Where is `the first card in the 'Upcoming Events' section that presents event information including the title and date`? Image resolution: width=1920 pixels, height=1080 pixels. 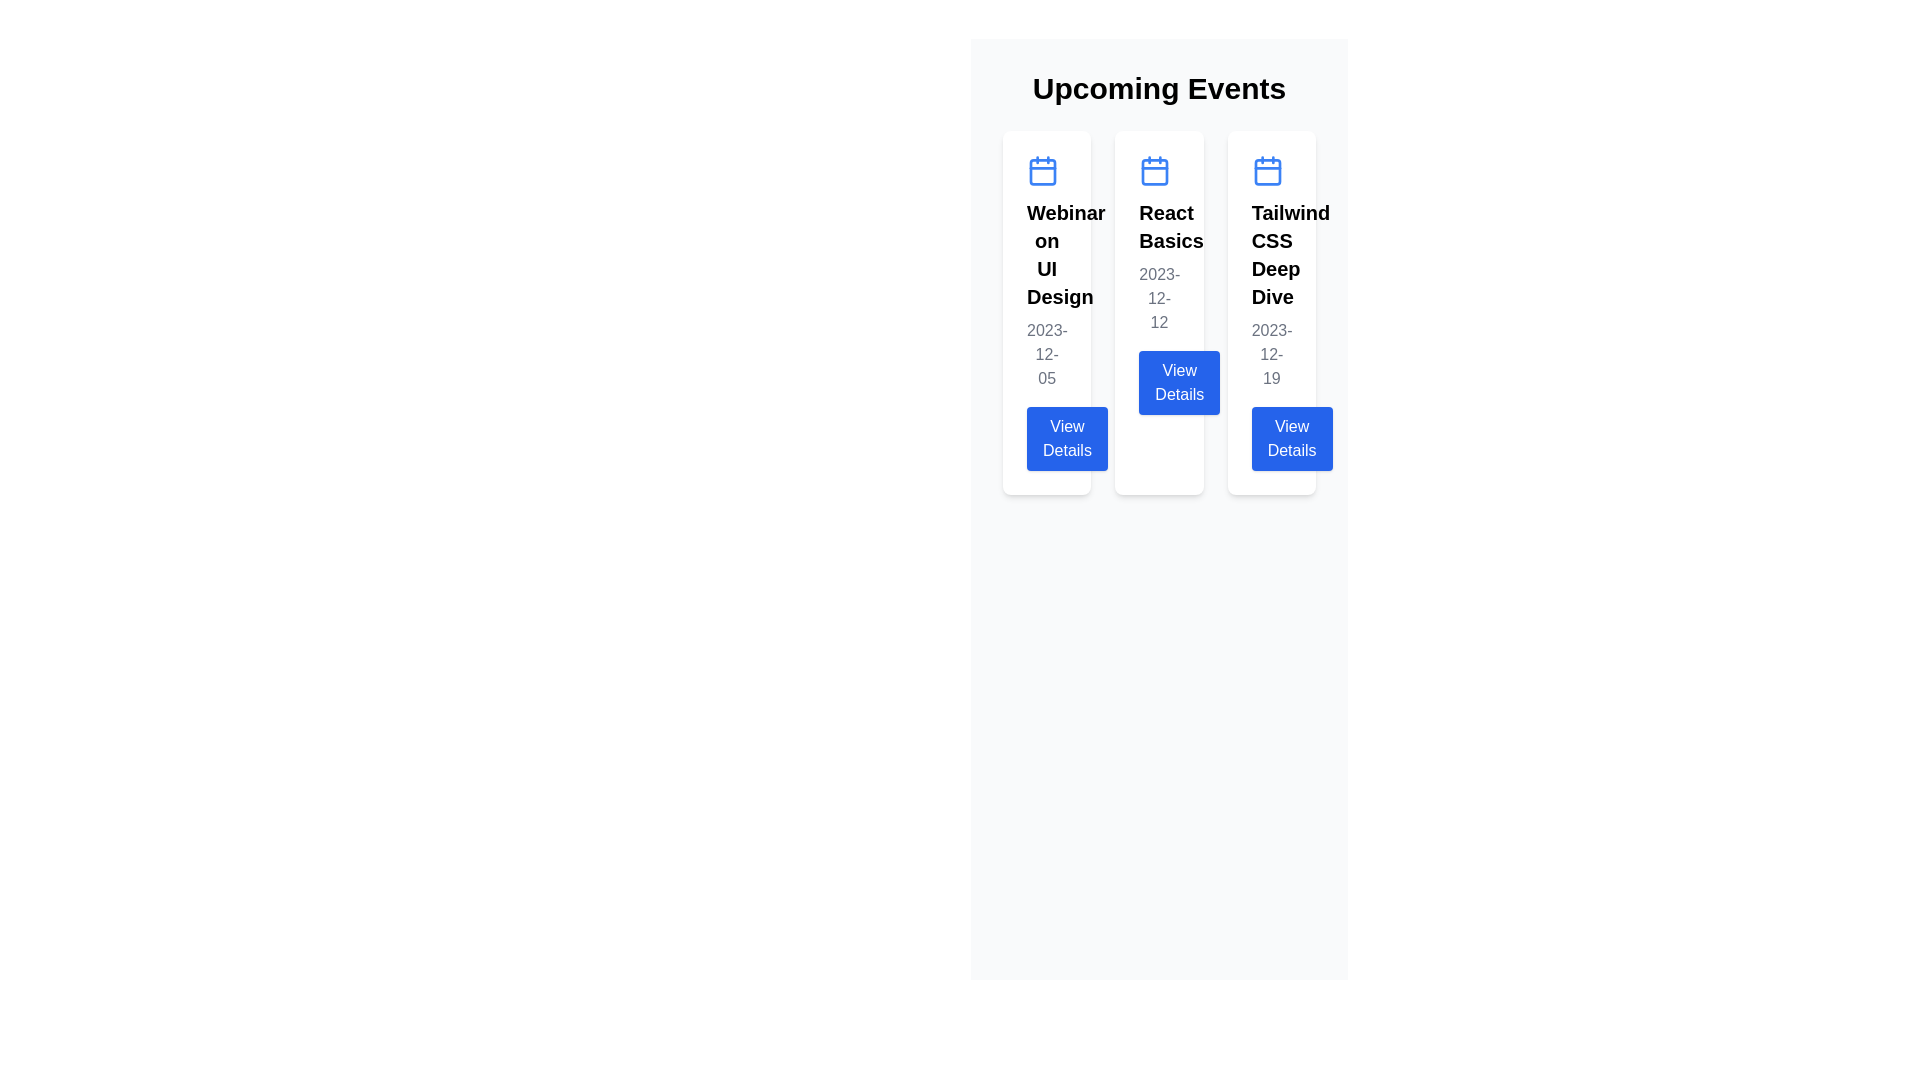
the first card in the 'Upcoming Events' section that presents event information including the title and date is located at coordinates (1046, 312).